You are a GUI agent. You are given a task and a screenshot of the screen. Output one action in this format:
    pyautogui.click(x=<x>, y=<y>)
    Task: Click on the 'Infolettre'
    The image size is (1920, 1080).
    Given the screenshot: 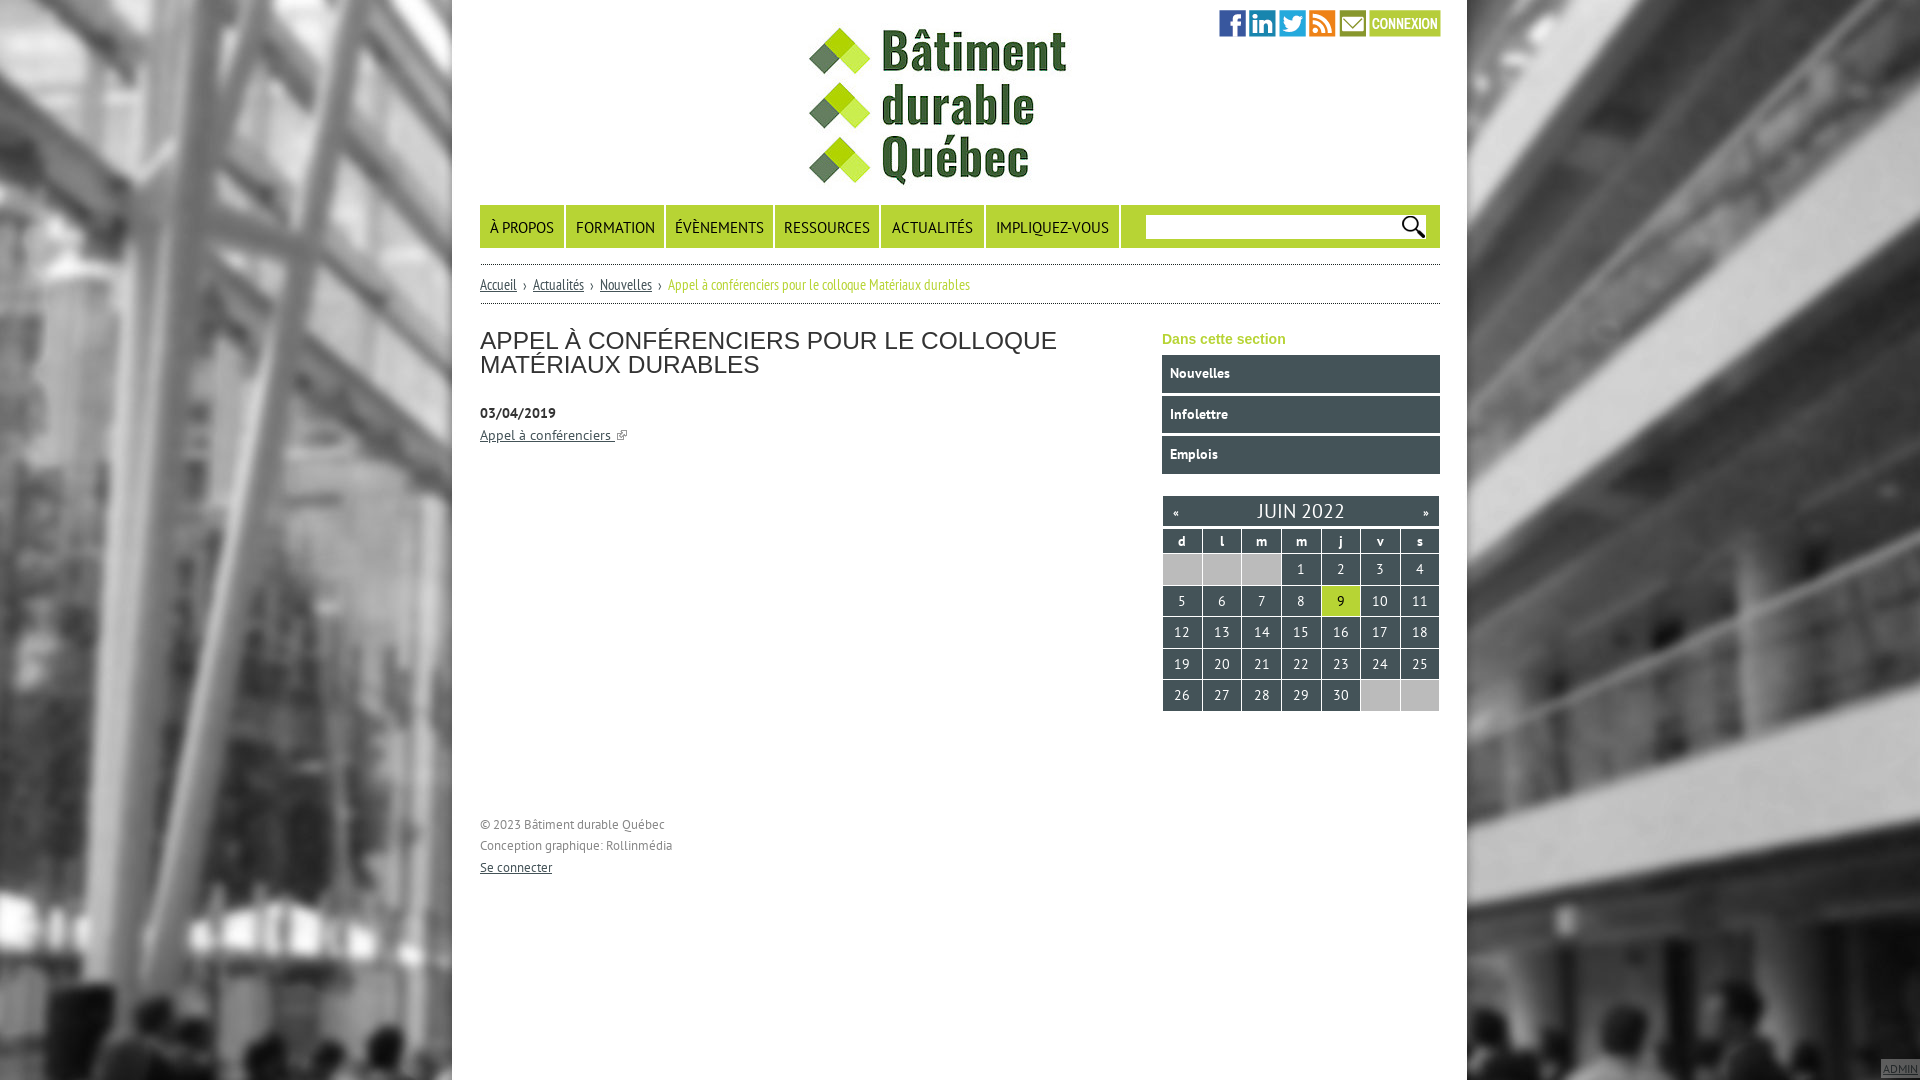 What is the action you would take?
    pyautogui.click(x=1161, y=414)
    